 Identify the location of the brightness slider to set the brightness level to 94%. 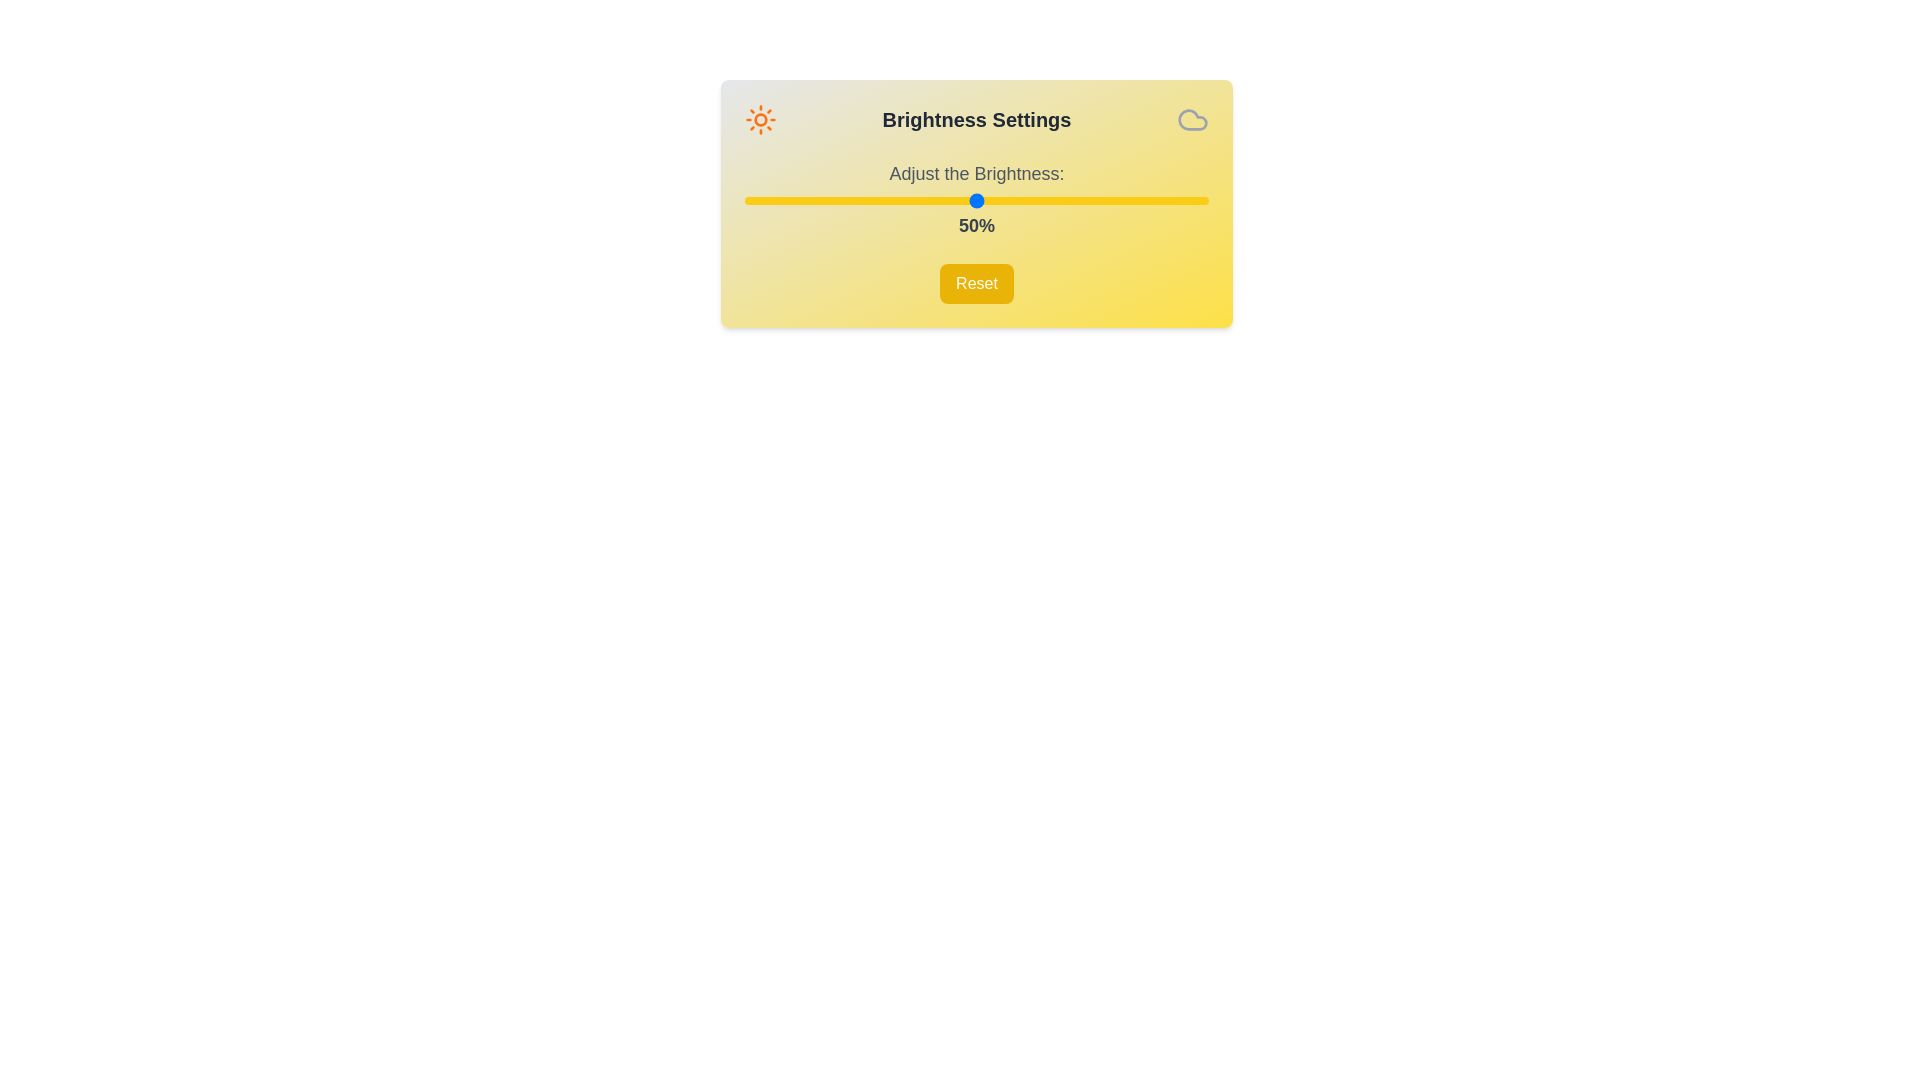
(1181, 200).